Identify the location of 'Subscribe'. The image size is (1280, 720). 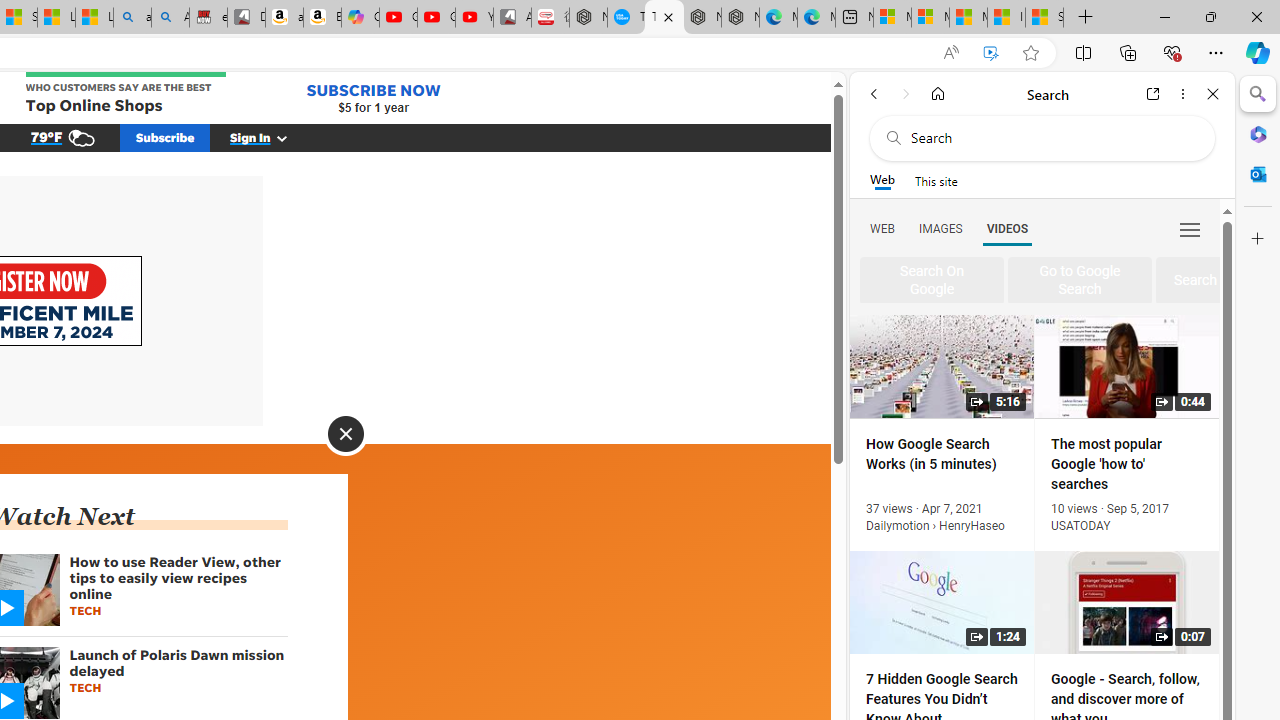
(165, 136).